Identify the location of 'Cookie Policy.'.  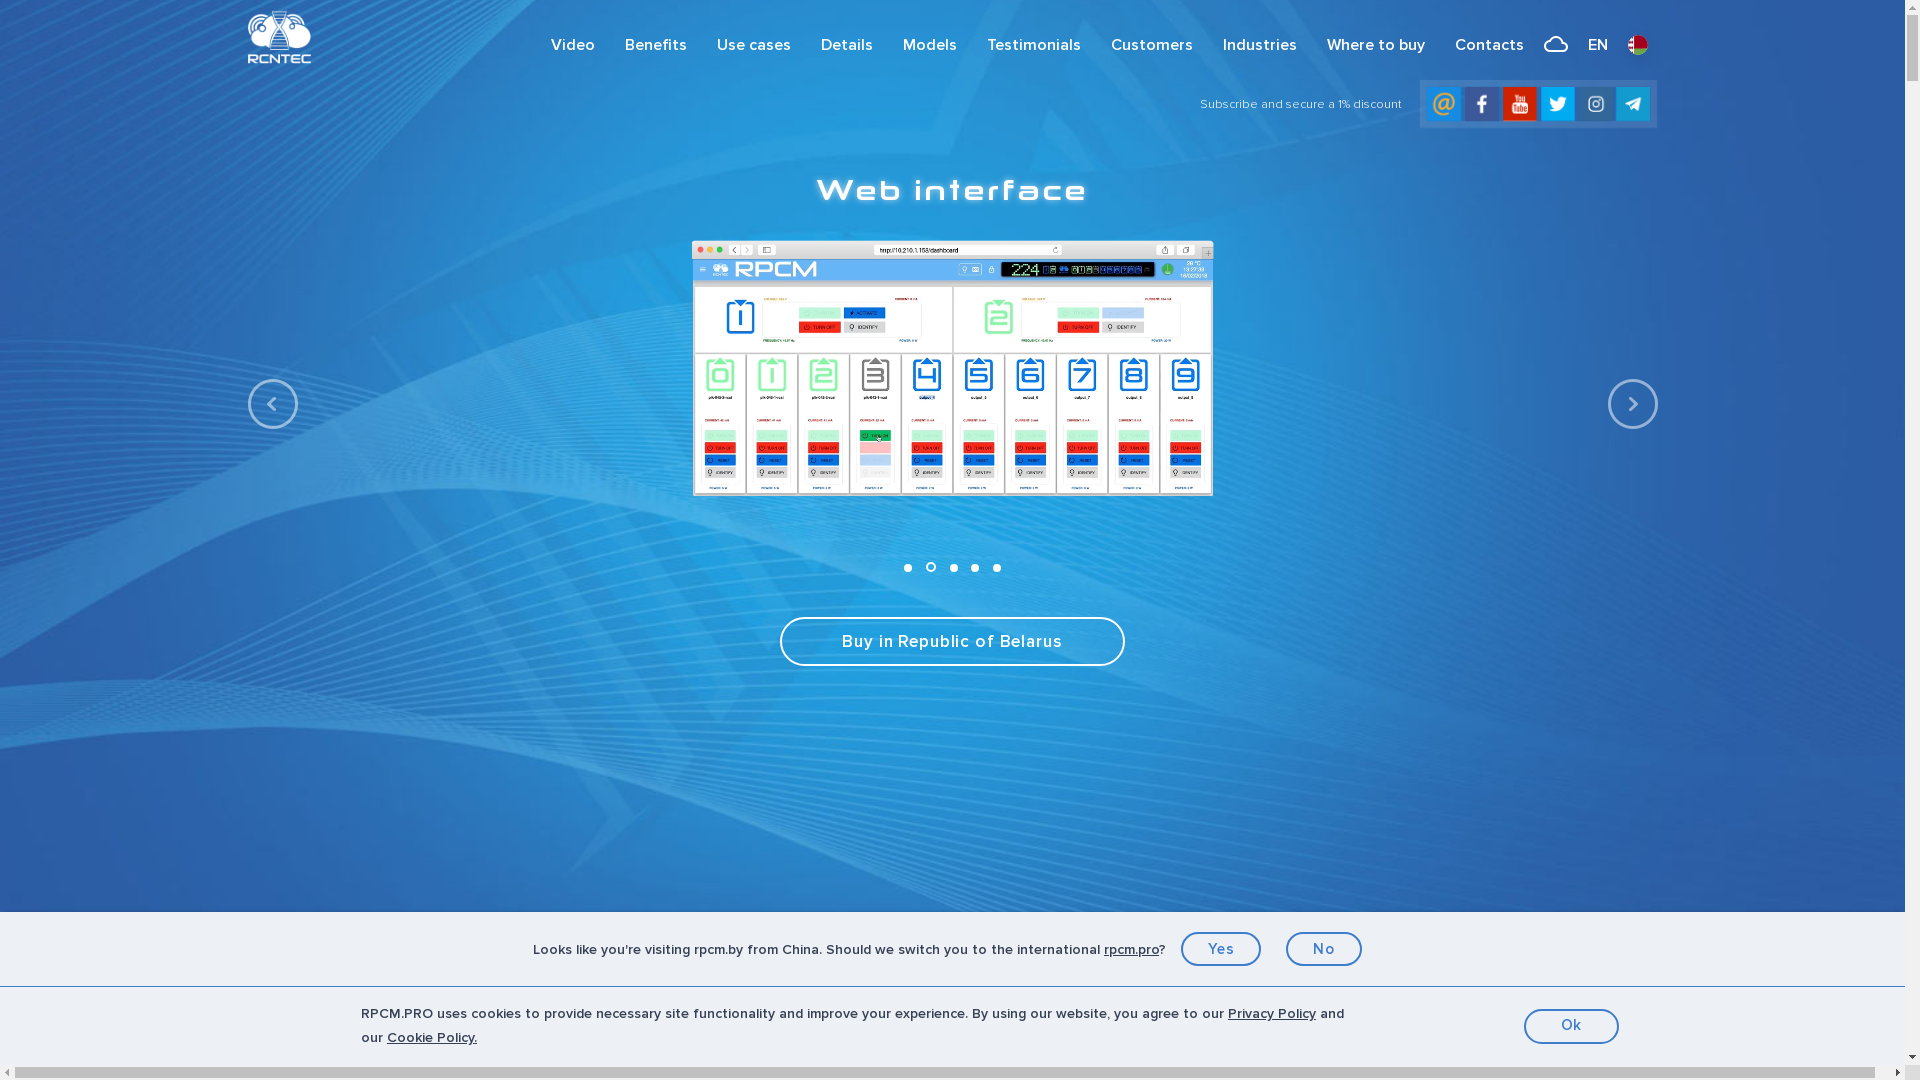
(431, 1036).